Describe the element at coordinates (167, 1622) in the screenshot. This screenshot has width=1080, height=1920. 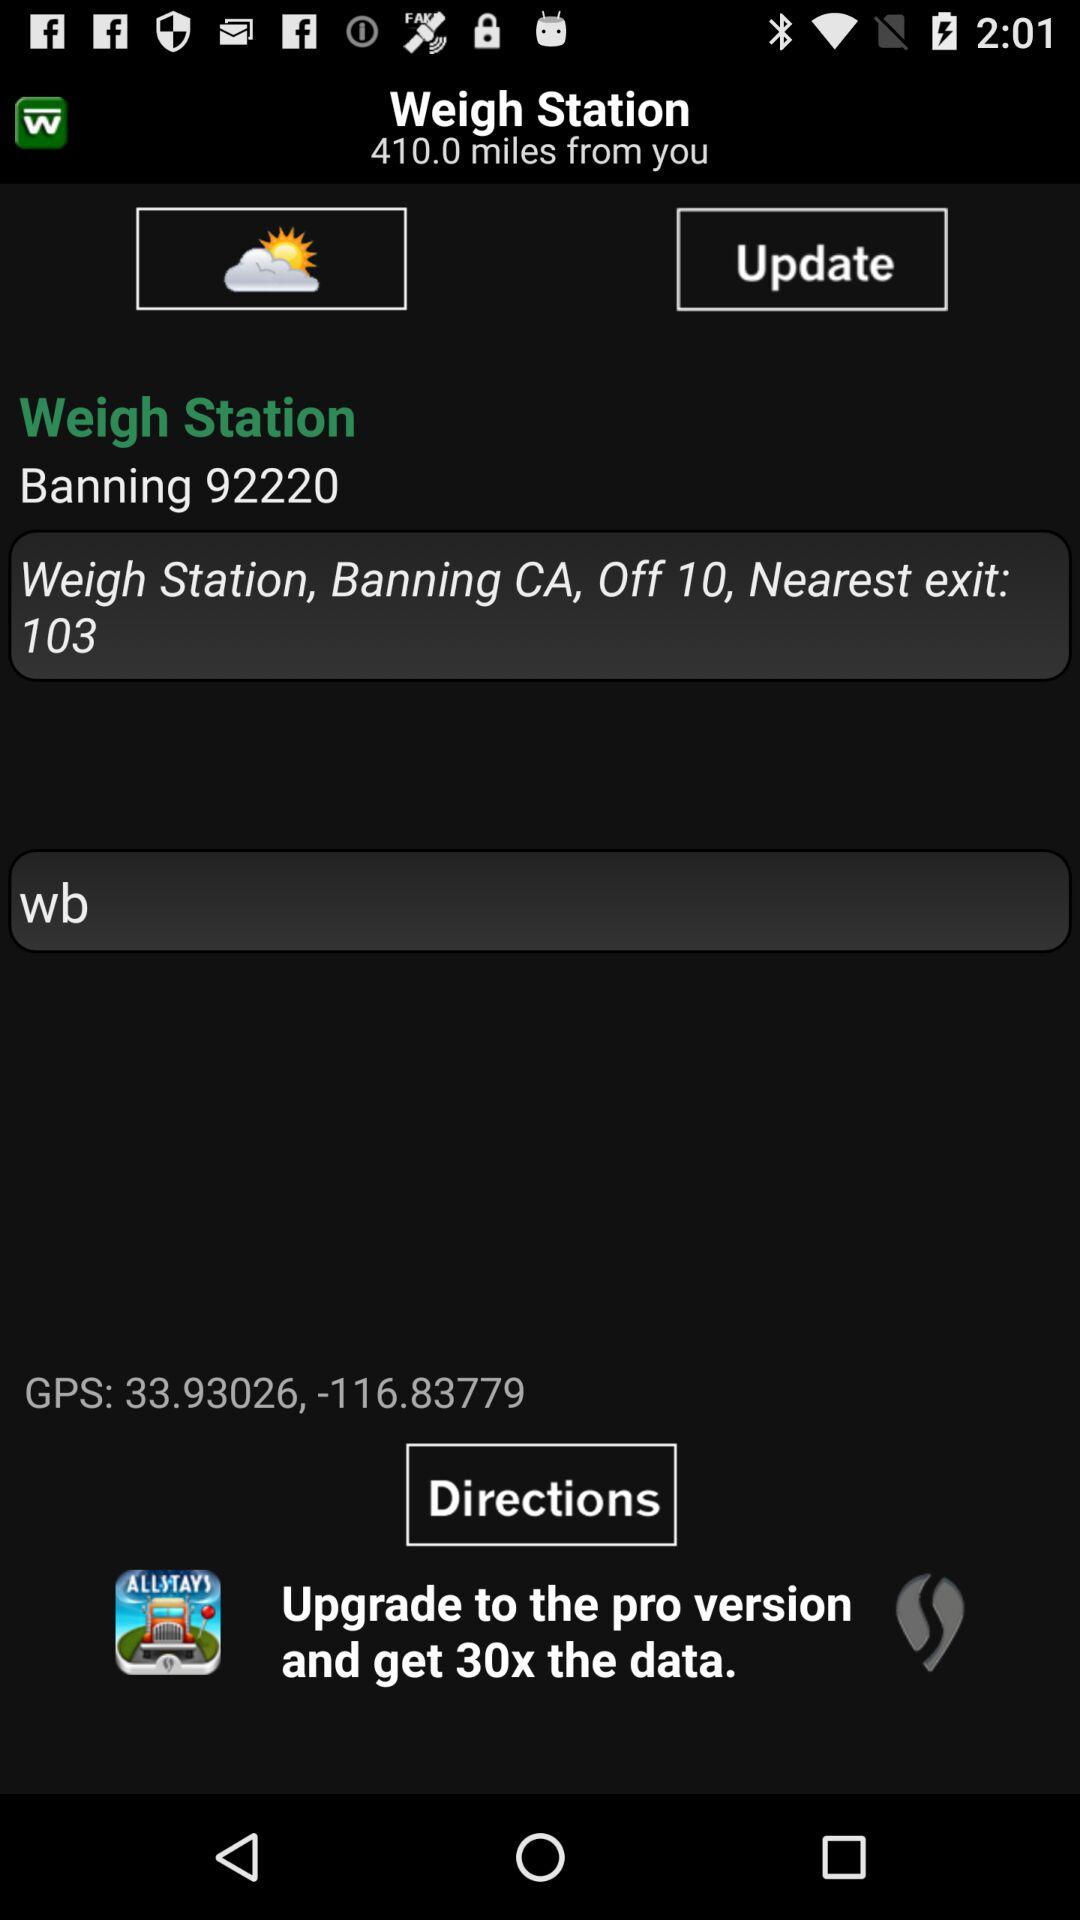
I see `icon below gps 33 93026` at that location.